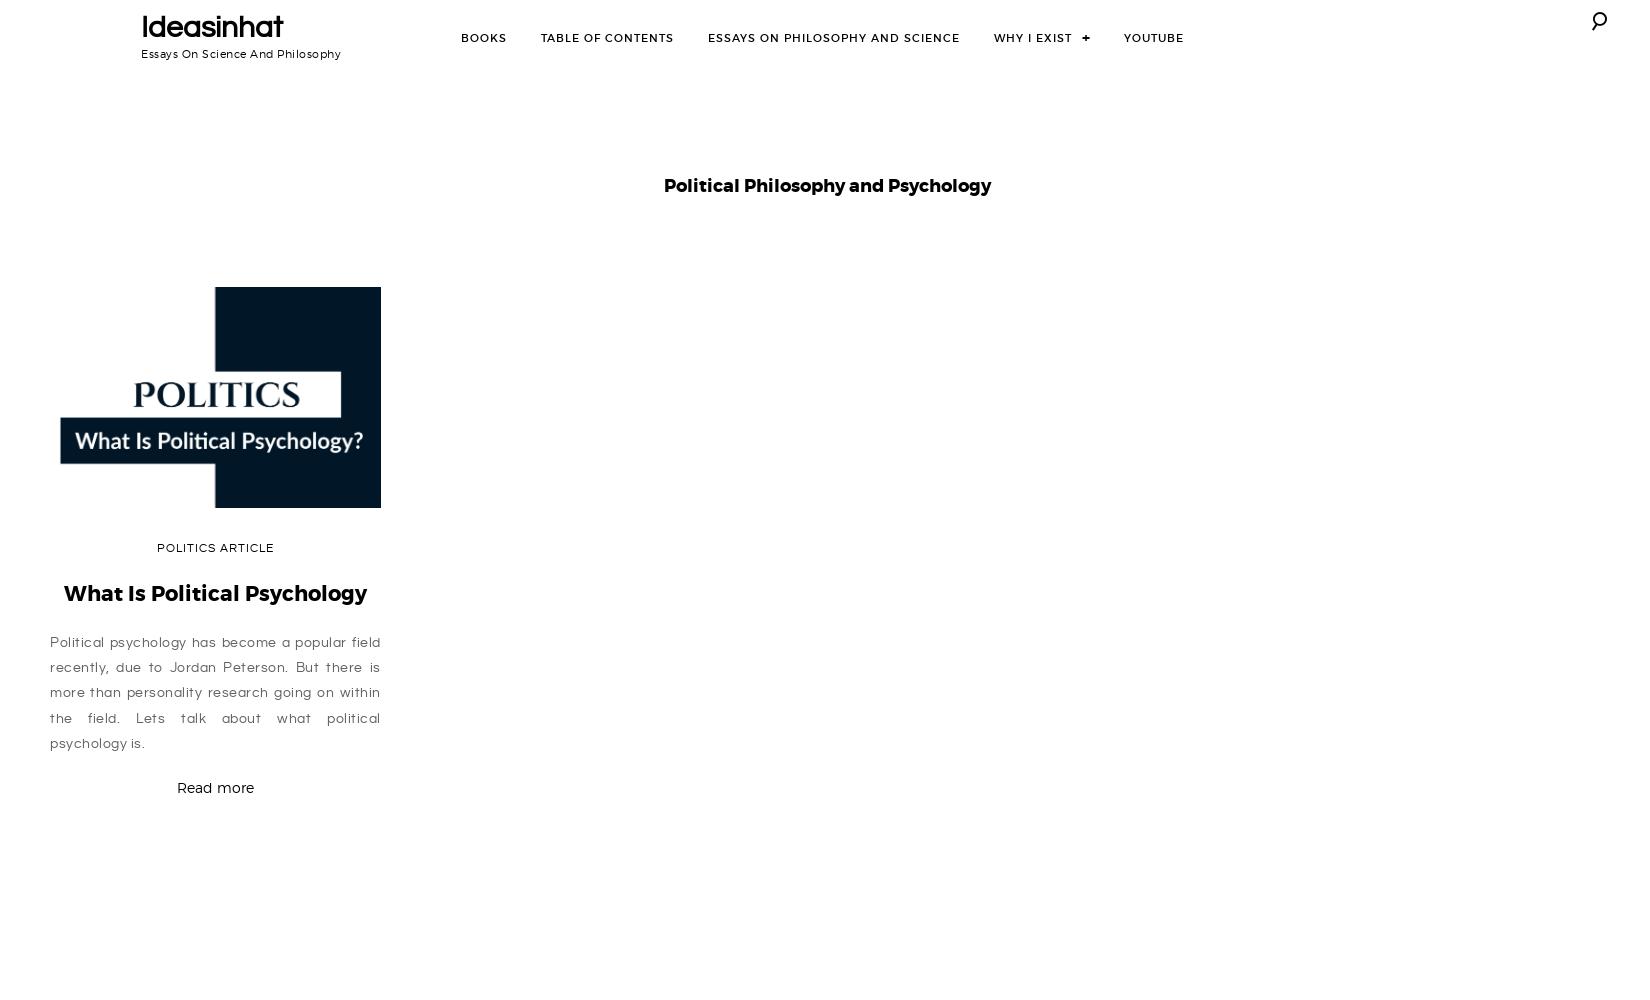 The image size is (1650, 1000). Describe the element at coordinates (1033, 37) in the screenshot. I see `'Why I exist'` at that location.